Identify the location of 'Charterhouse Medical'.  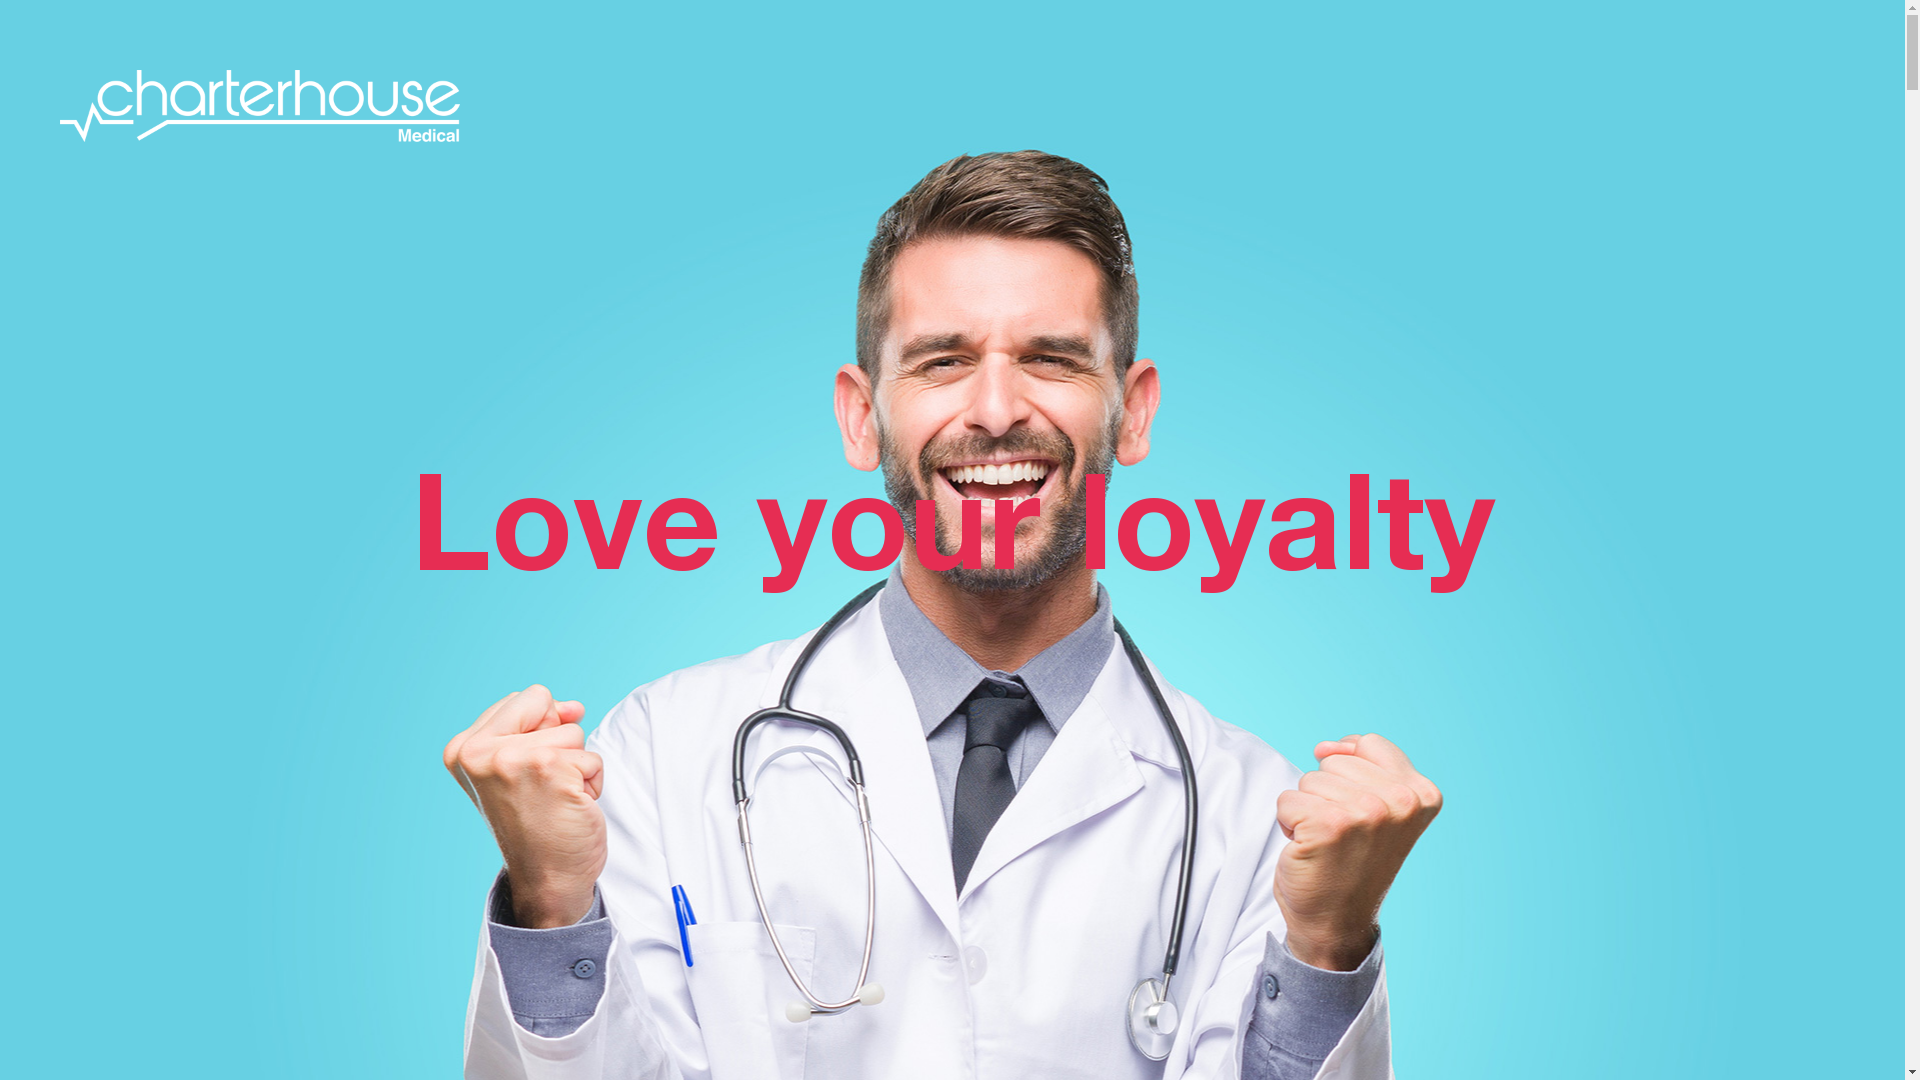
(258, 105).